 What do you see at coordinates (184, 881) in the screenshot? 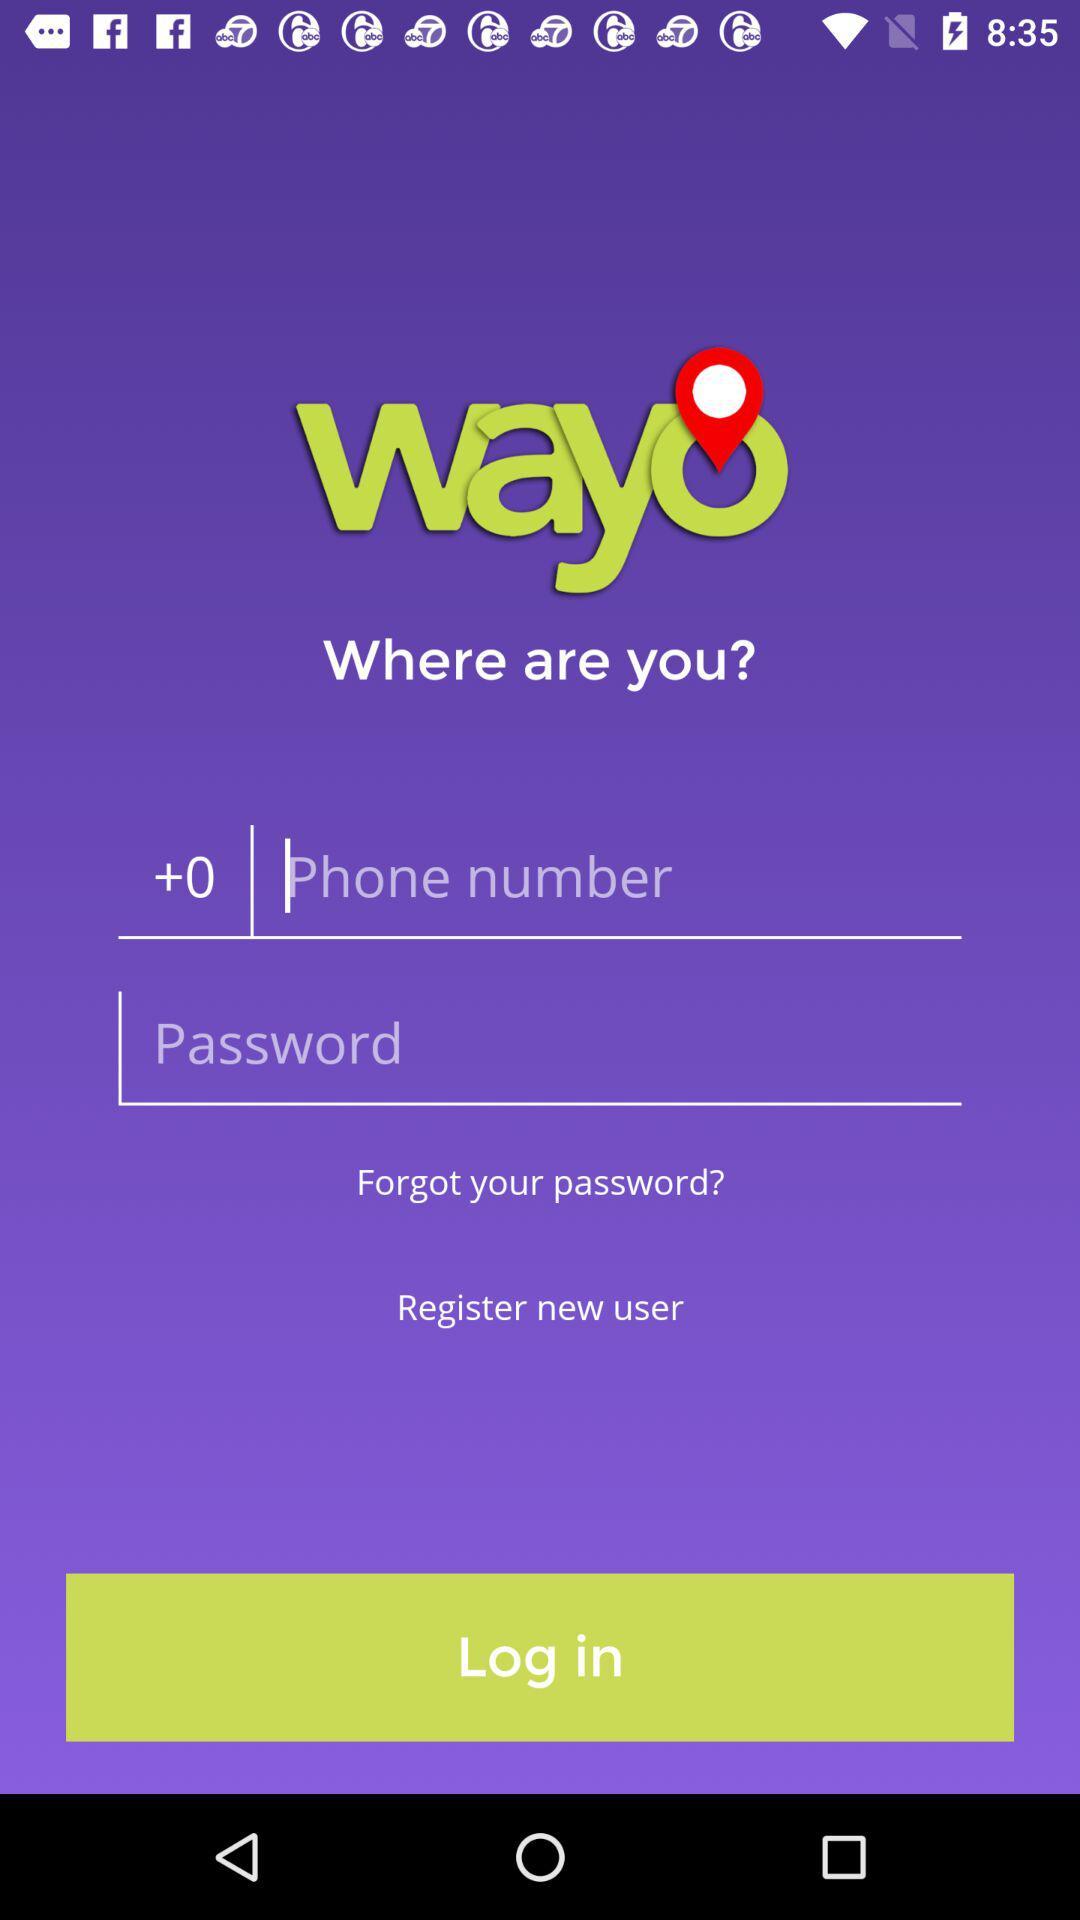
I see `+0 on the left` at bounding box center [184, 881].